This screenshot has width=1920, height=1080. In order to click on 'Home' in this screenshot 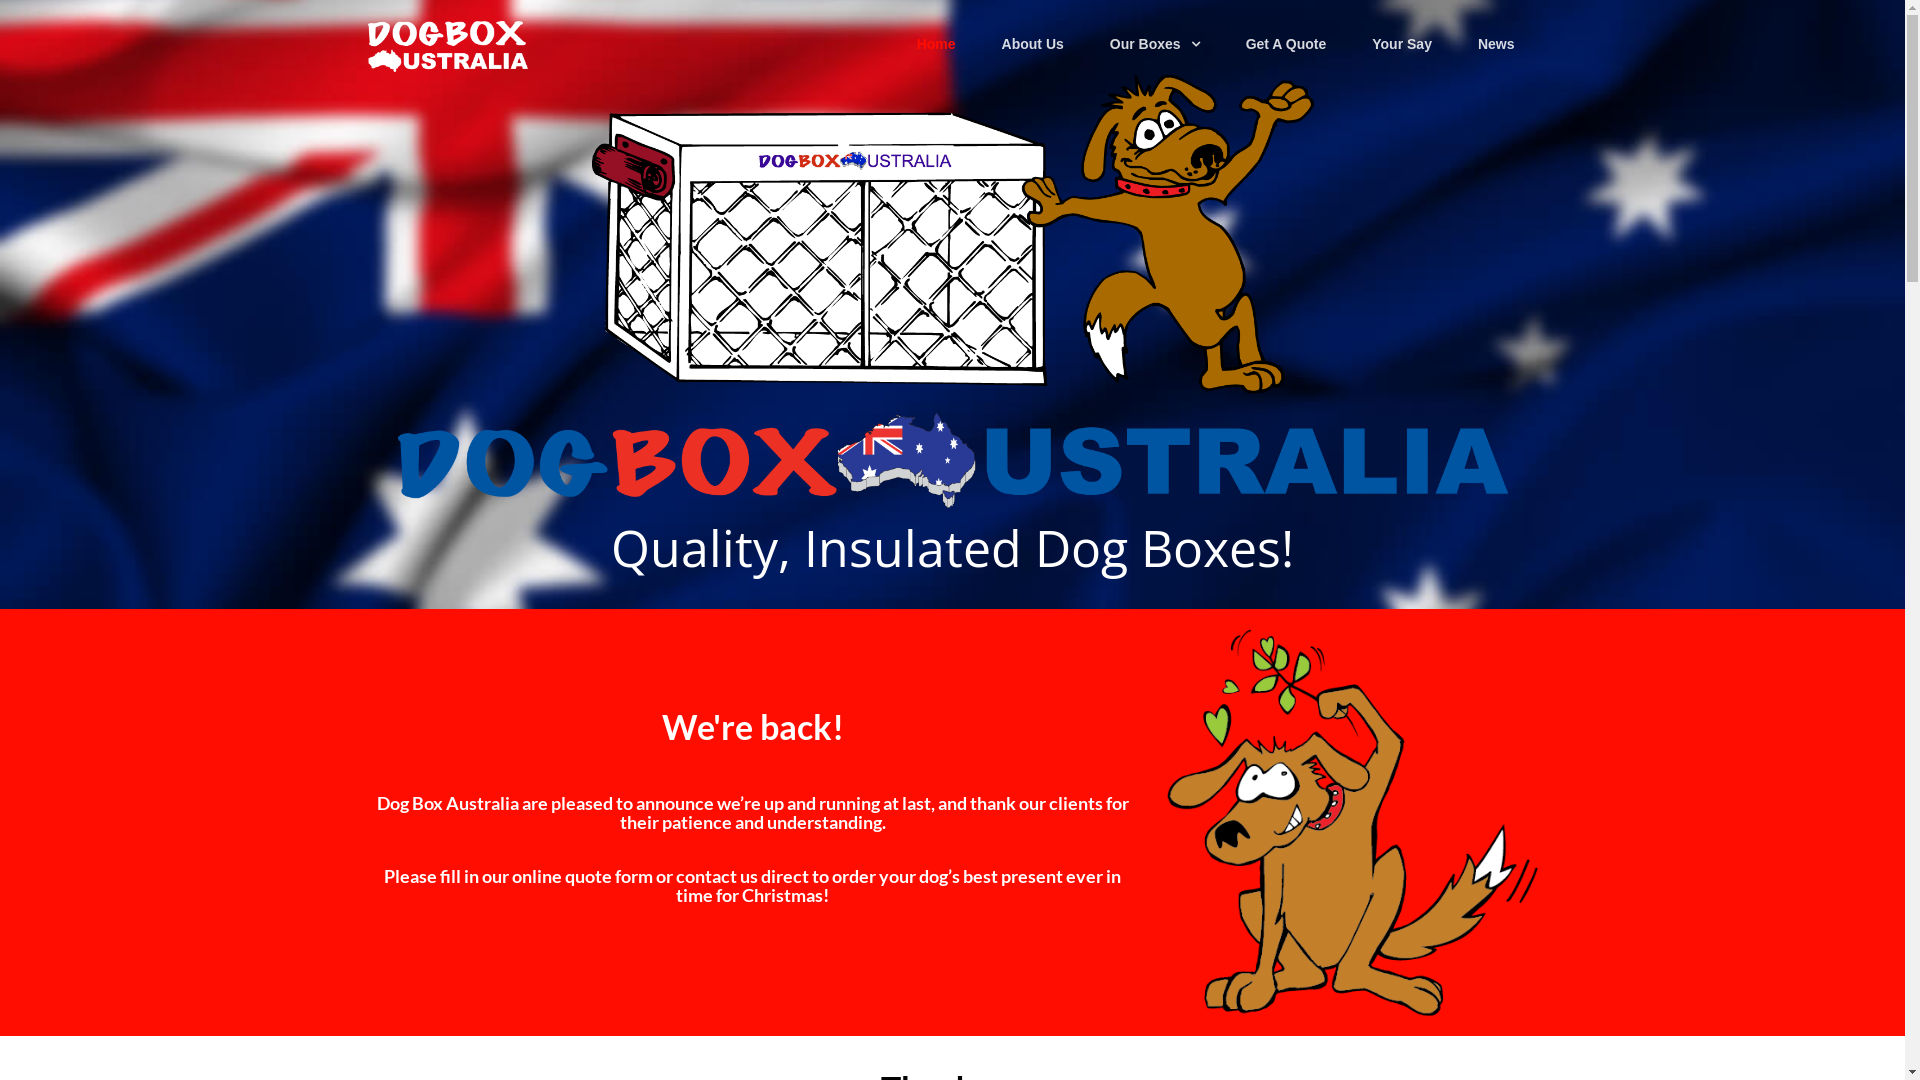, I will do `click(935, 44)`.